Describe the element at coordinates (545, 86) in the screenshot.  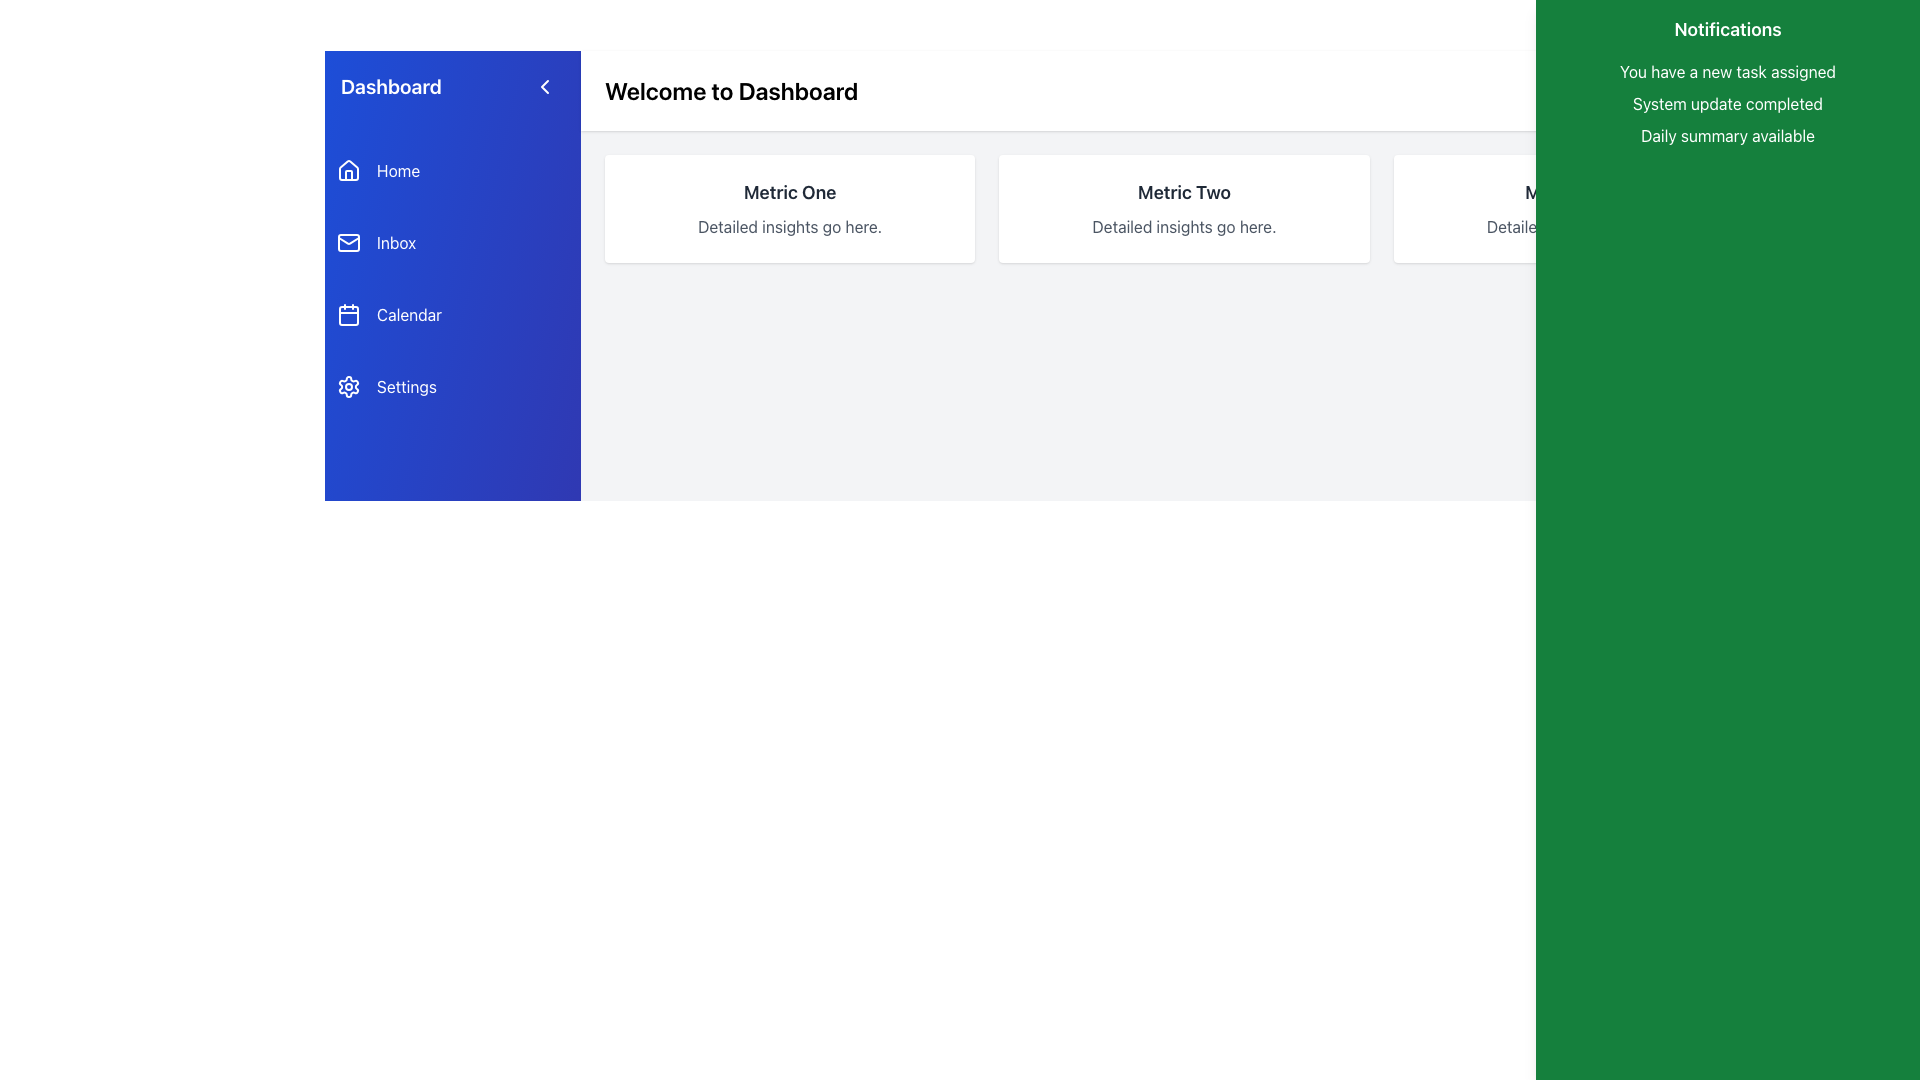
I see `the chevron left icon located in the top-left corner of the blue sidebar, adjacent to the 'Dashboard' text header` at that location.